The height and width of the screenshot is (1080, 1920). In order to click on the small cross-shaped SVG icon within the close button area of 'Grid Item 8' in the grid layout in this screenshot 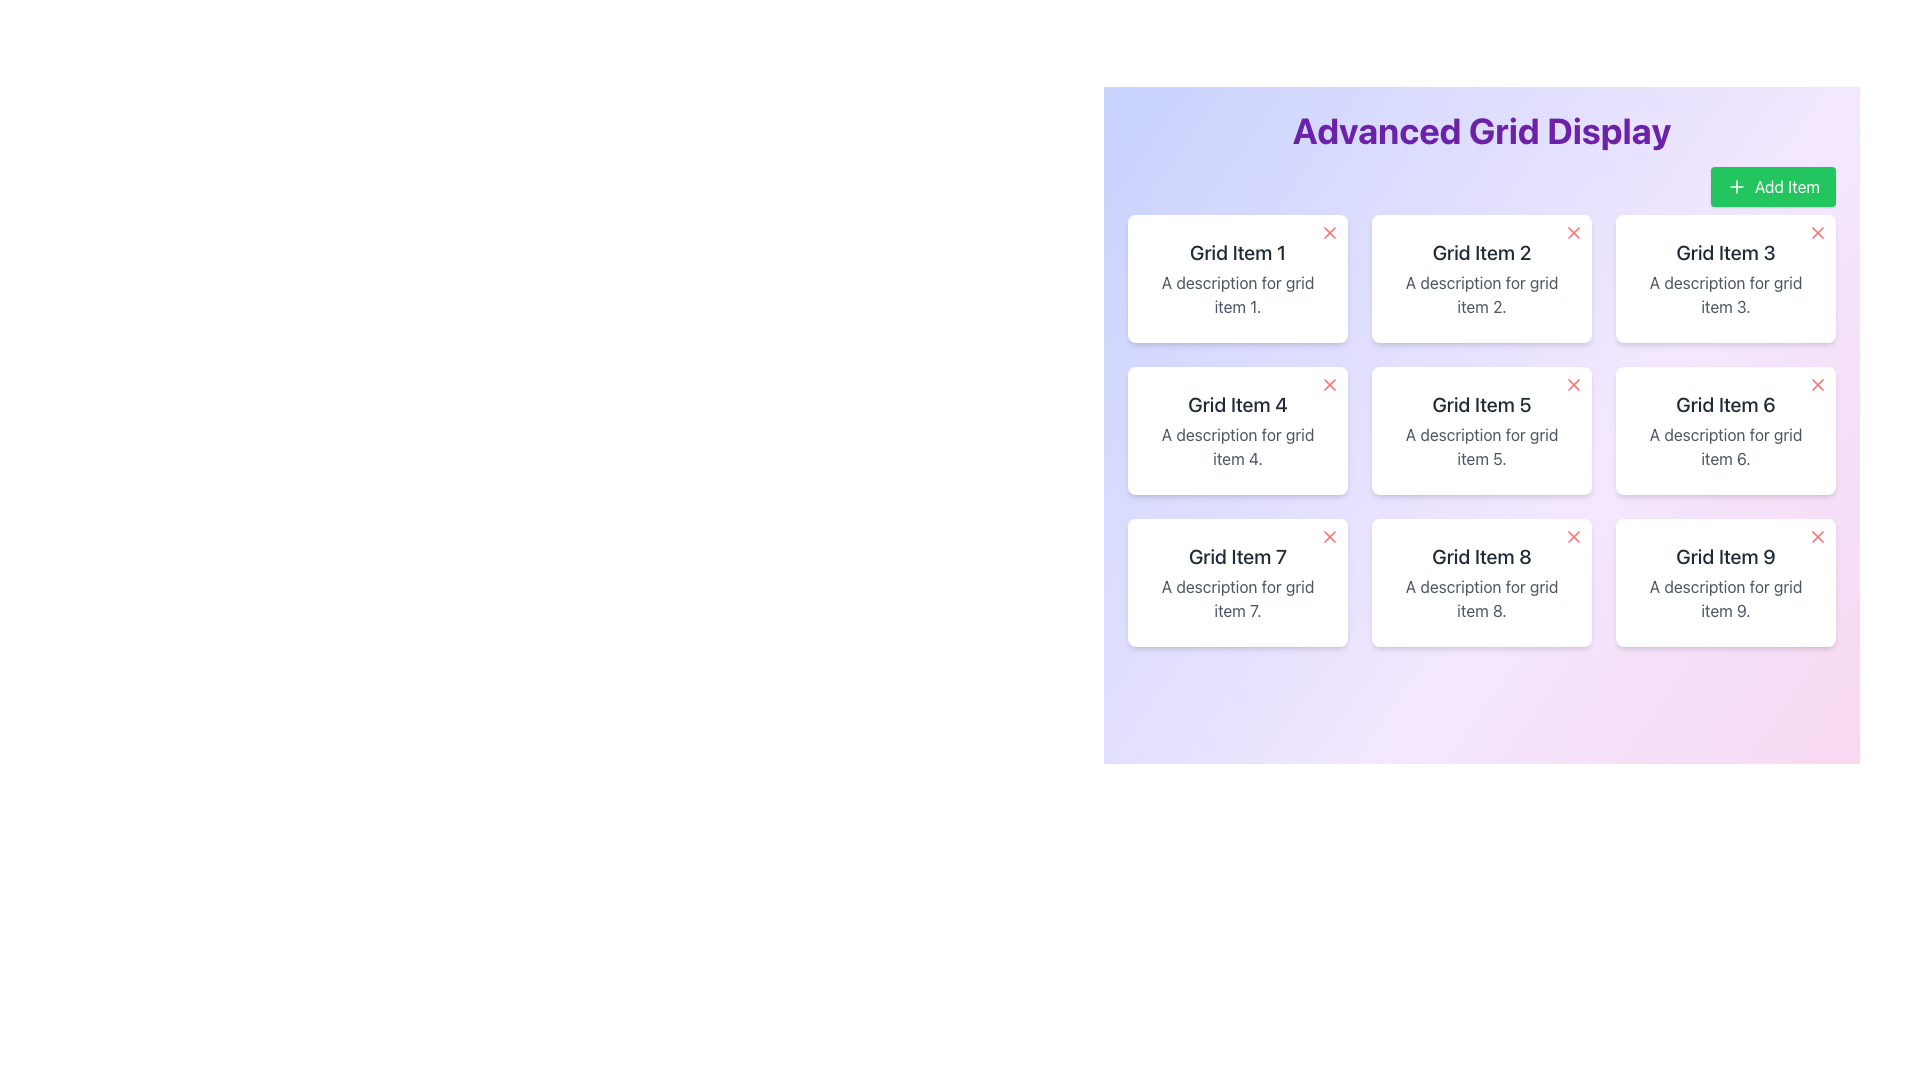, I will do `click(1573, 535)`.